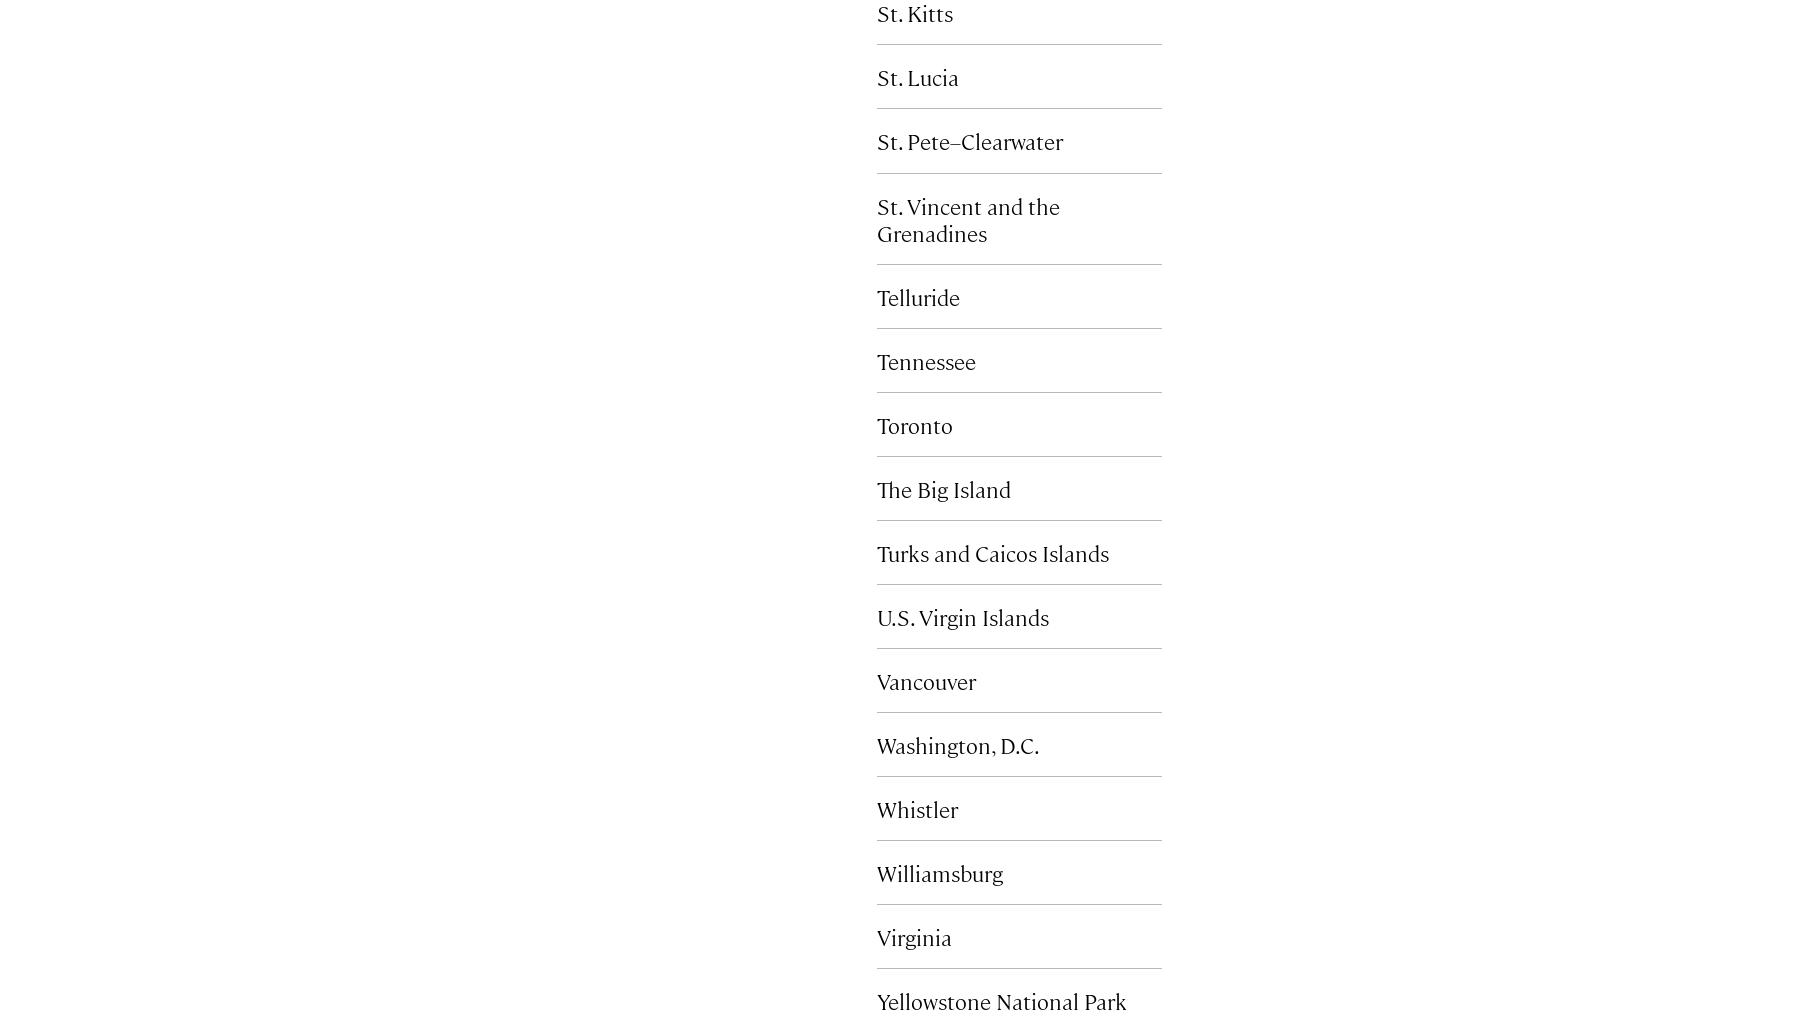 This screenshot has height=1022, width=1798. I want to click on 'Toronto', so click(914, 423).